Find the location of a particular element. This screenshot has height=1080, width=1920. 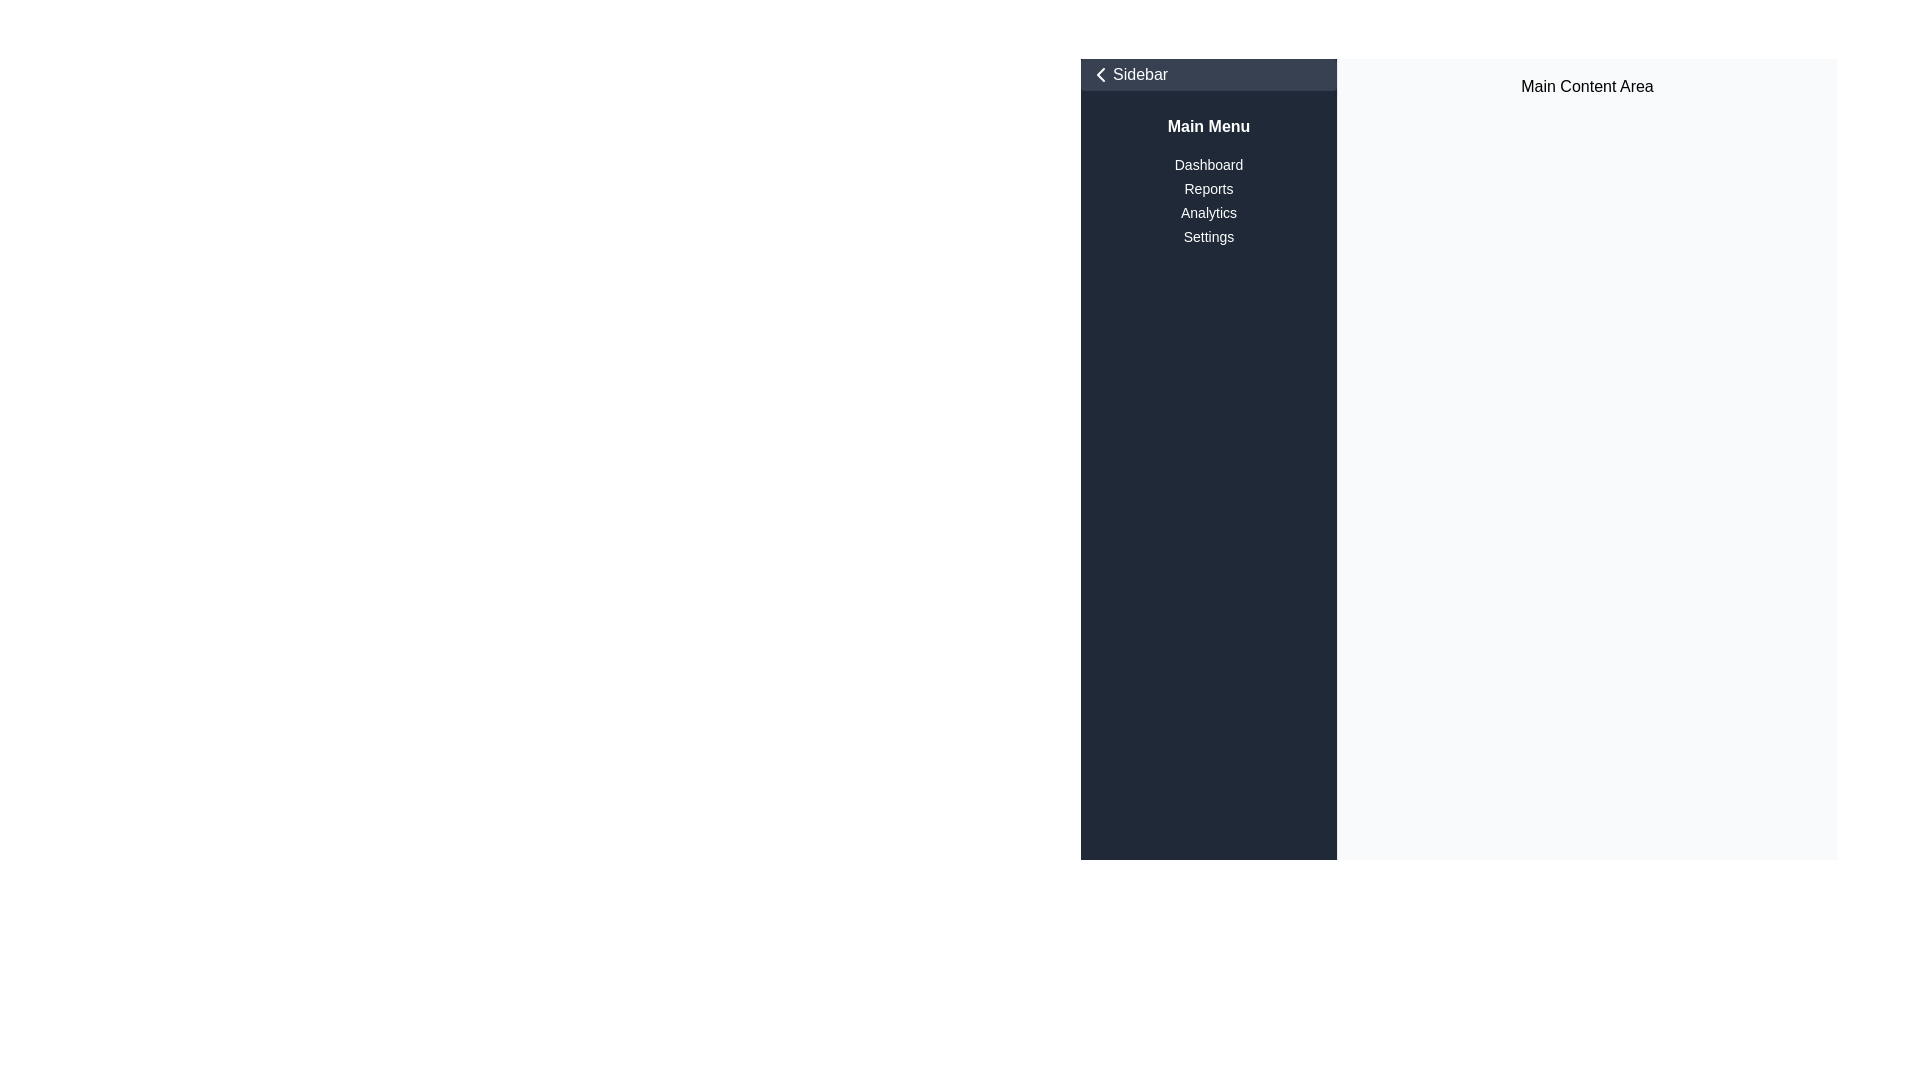

the 'Reports' text label in the sidebar menu, which is displayed in white font on a dark background and is the second item in the vertical list is located at coordinates (1208, 189).